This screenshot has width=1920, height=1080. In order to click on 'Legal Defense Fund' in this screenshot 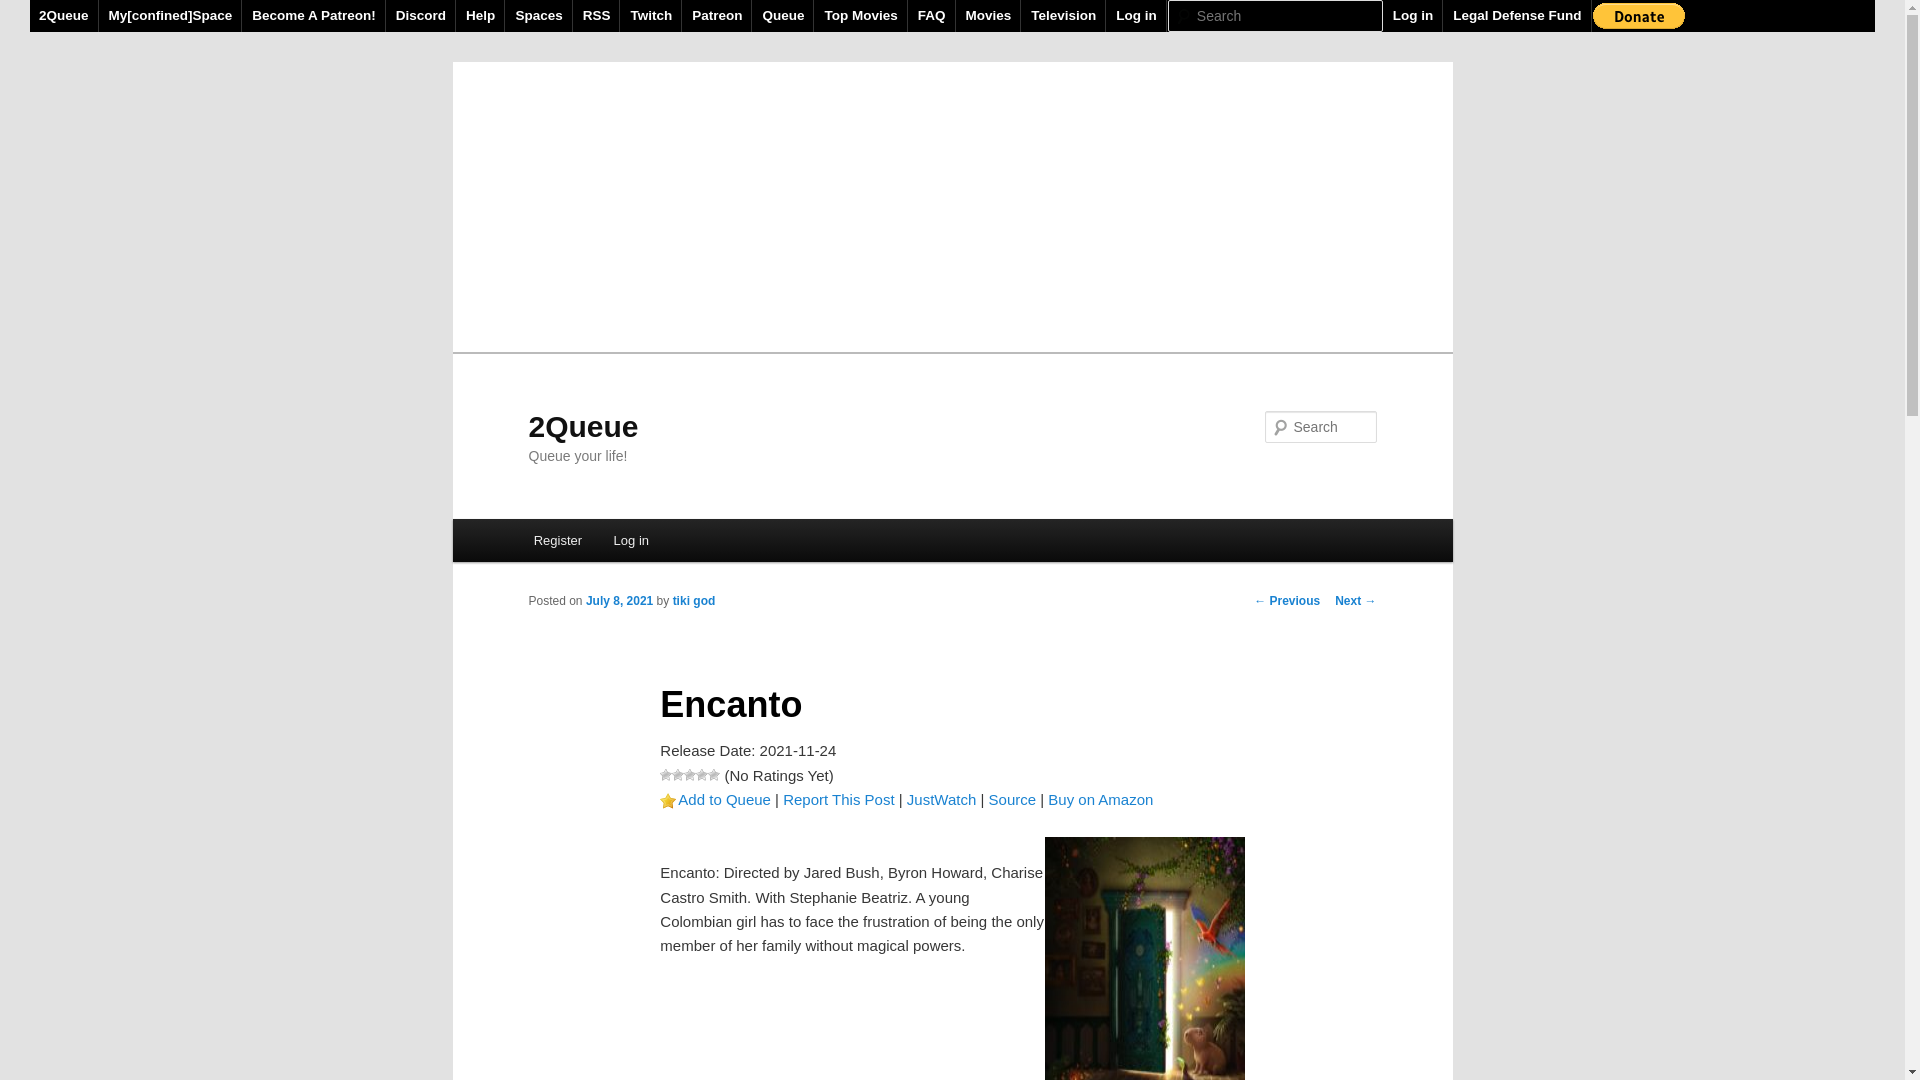, I will do `click(1444, 15)`.